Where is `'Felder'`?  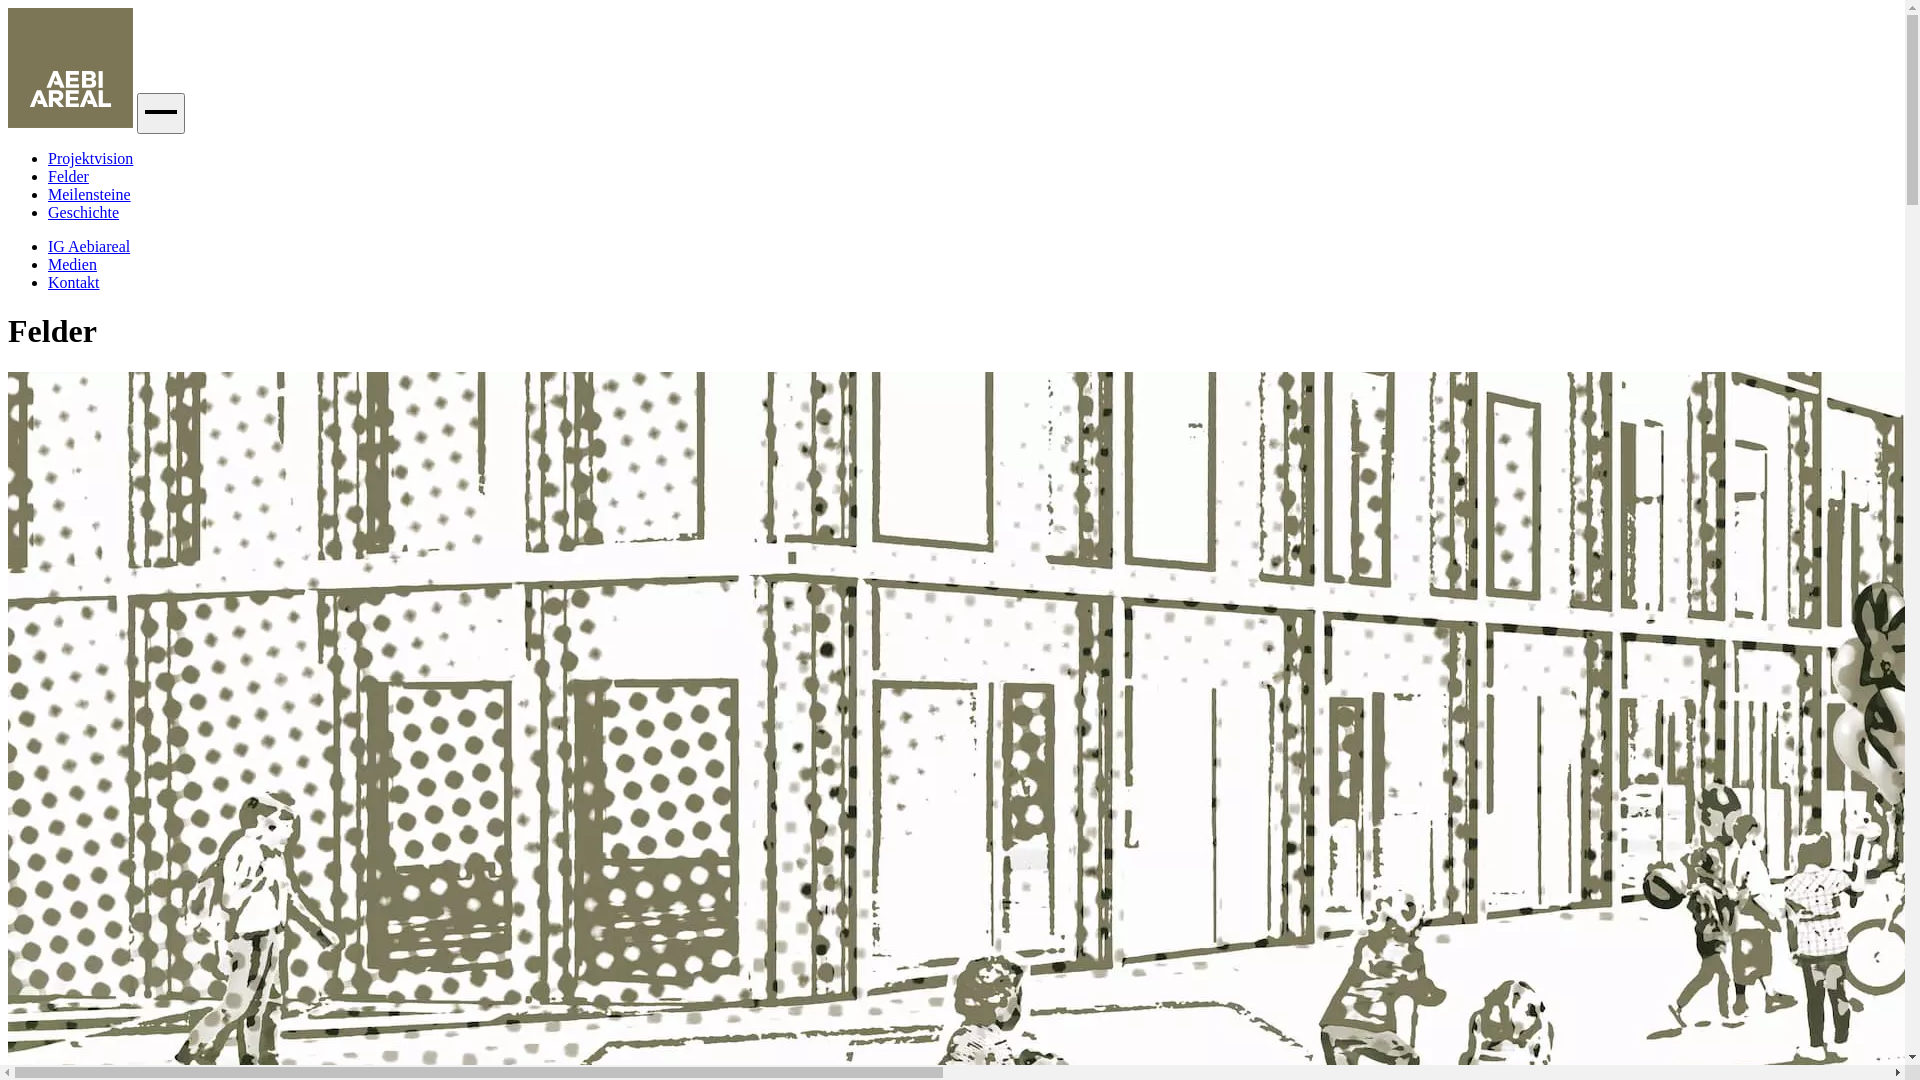
'Felder' is located at coordinates (68, 175).